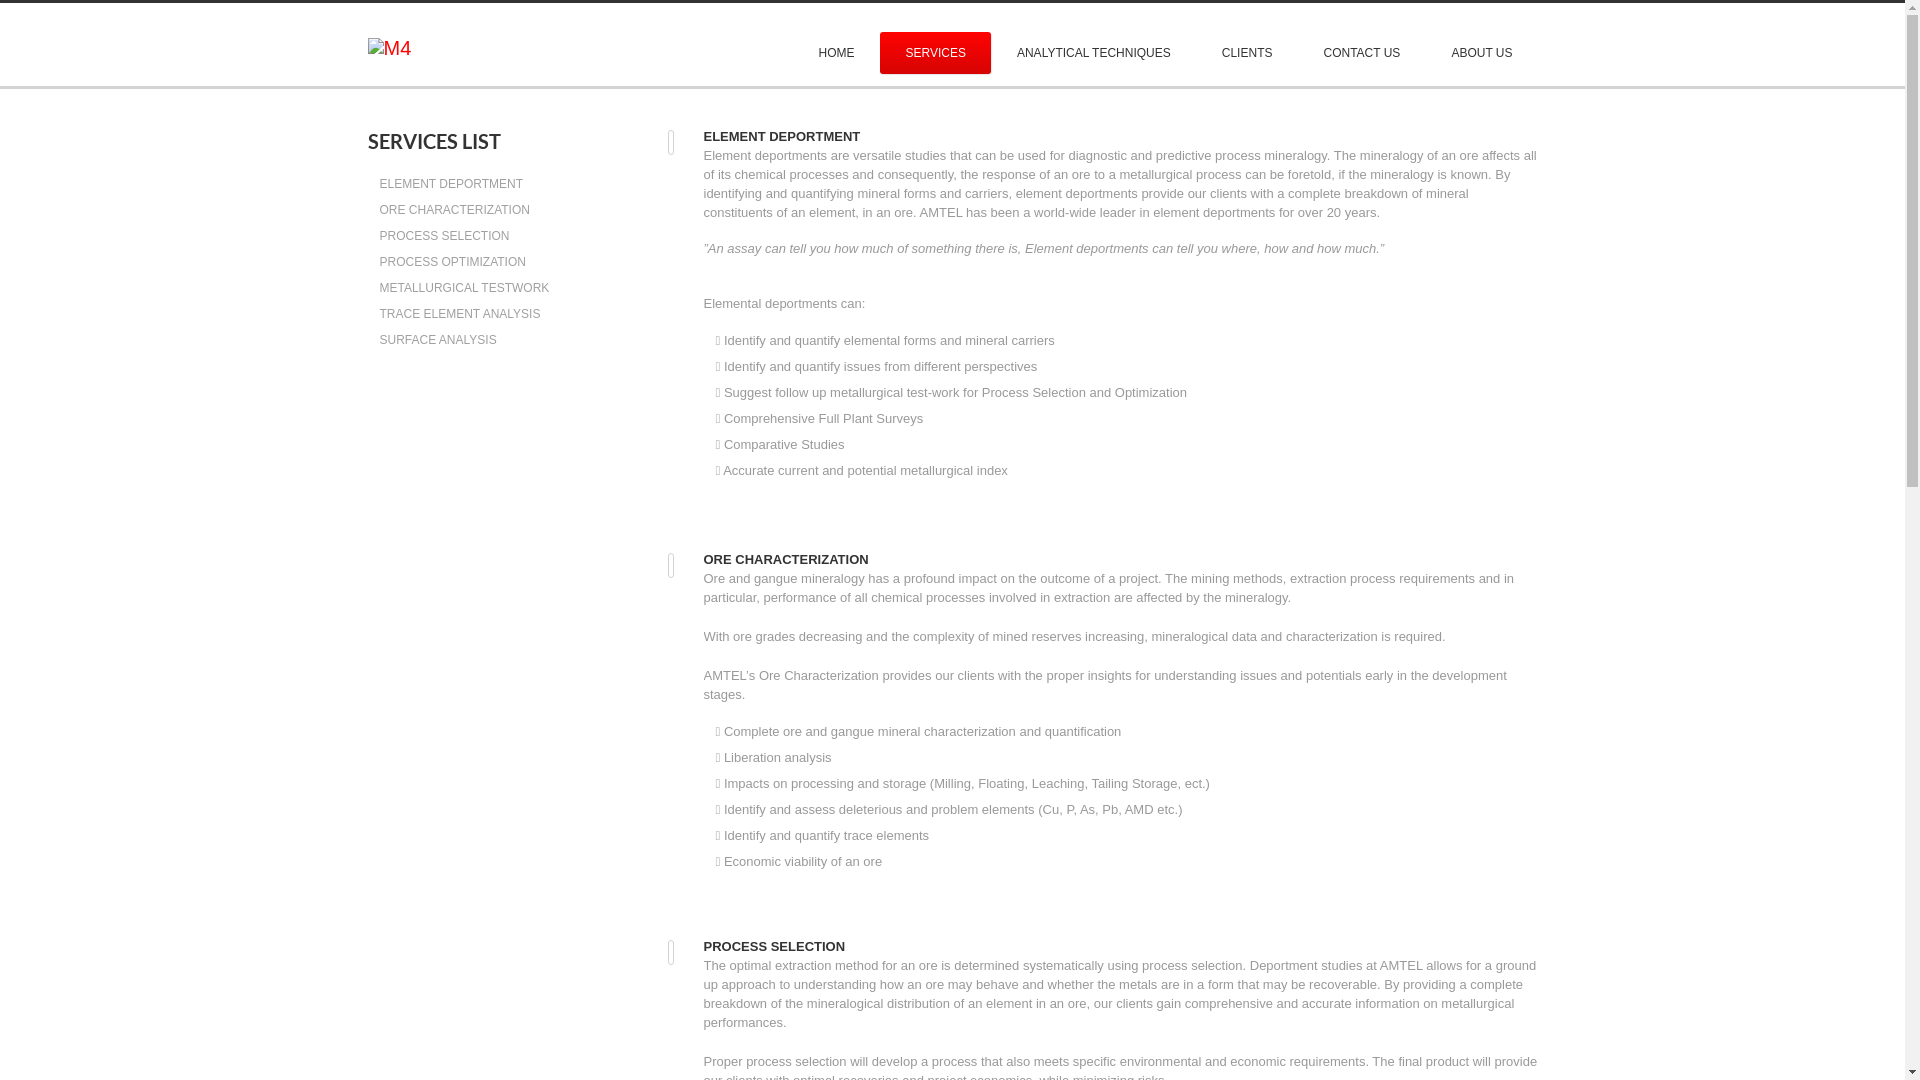 This screenshot has height=1080, width=1920. Describe the element at coordinates (1297, 52) in the screenshot. I see `'CONTACT US'` at that location.